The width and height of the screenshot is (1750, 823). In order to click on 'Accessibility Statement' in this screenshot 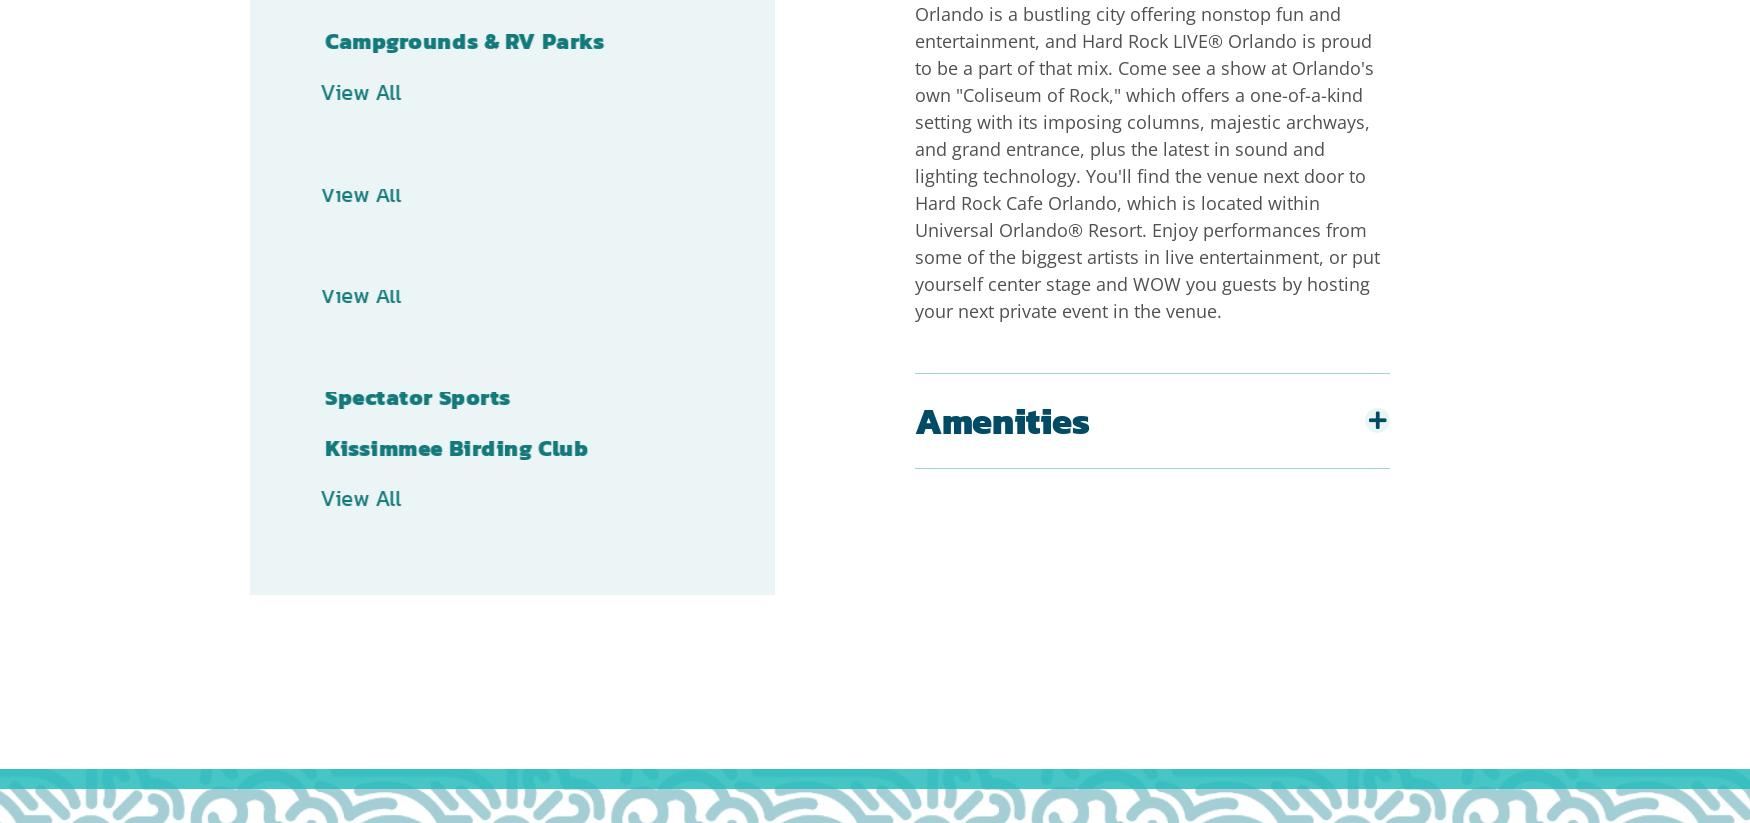, I will do `click(838, 780)`.